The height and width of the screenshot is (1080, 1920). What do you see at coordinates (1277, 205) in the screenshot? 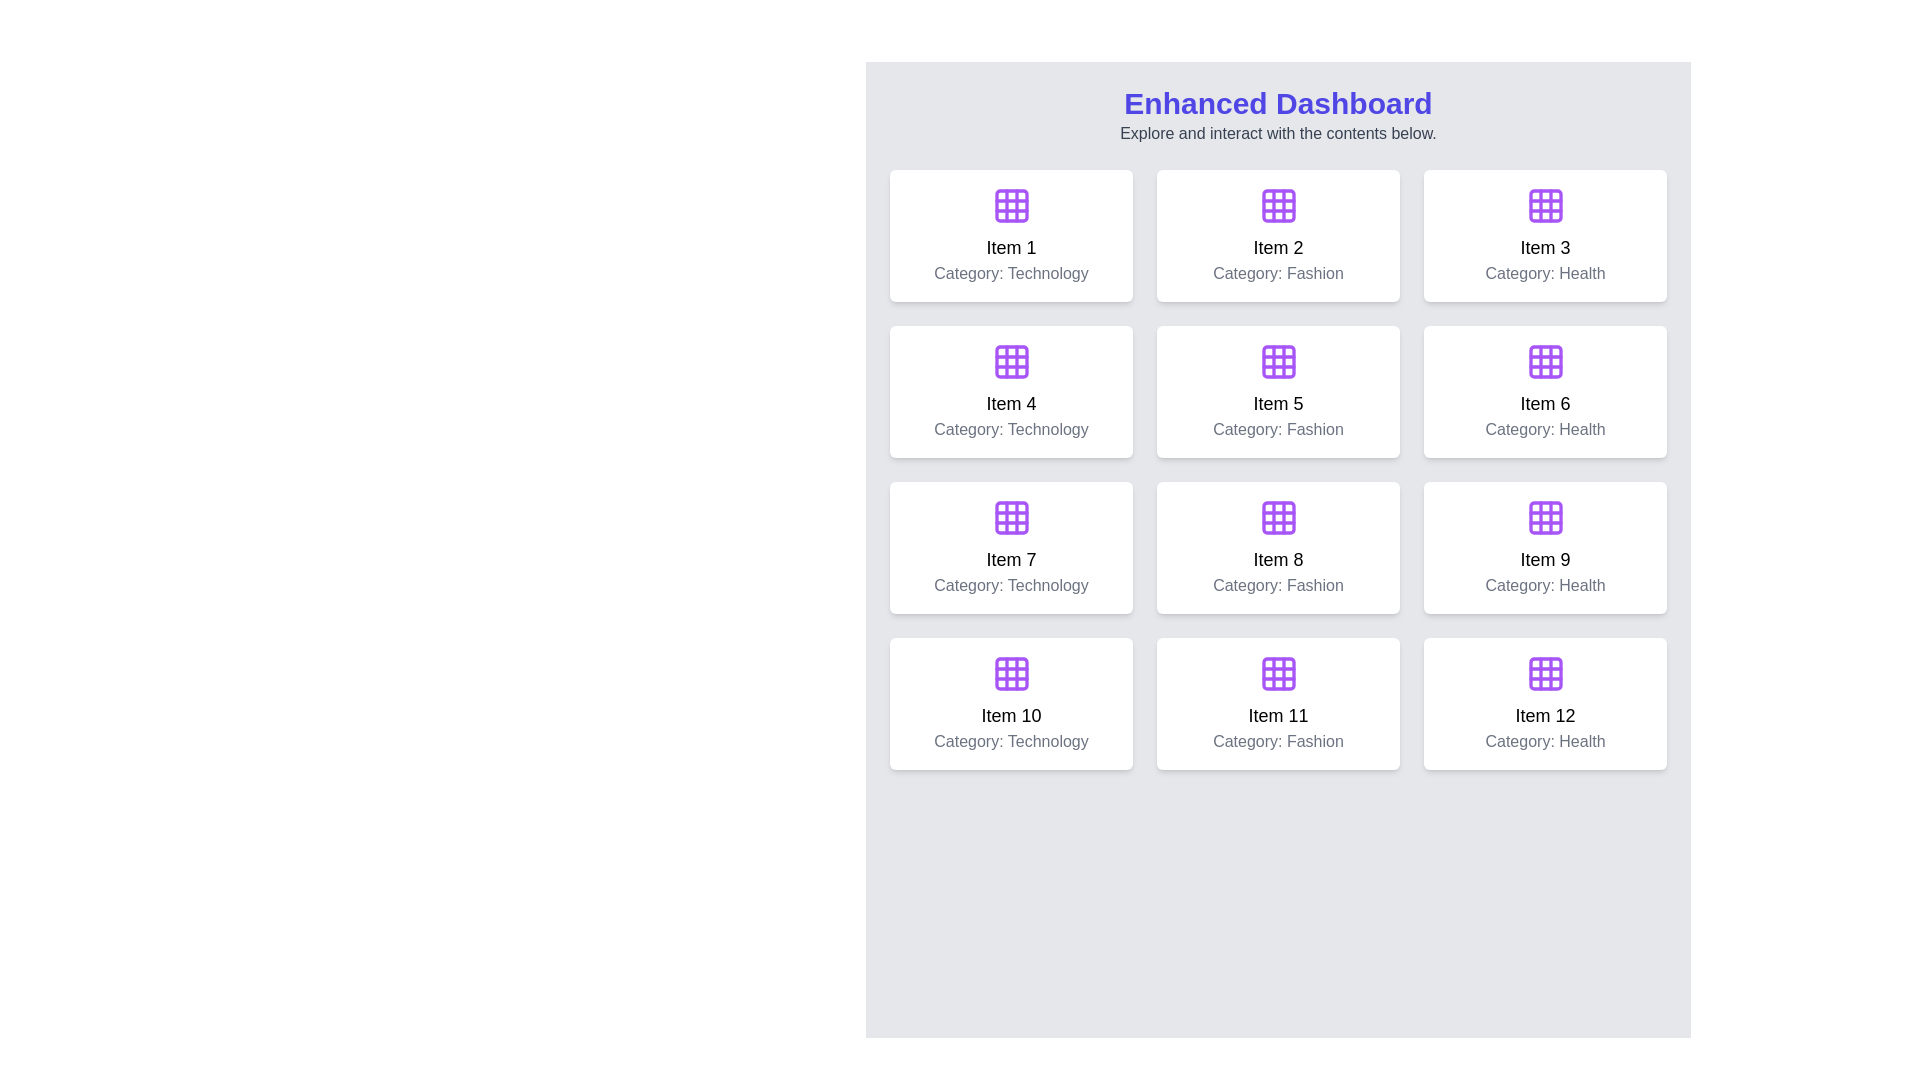
I see `the purple grid icon located at the top center of the 'Item 2' card in the dashboard interface` at bounding box center [1277, 205].